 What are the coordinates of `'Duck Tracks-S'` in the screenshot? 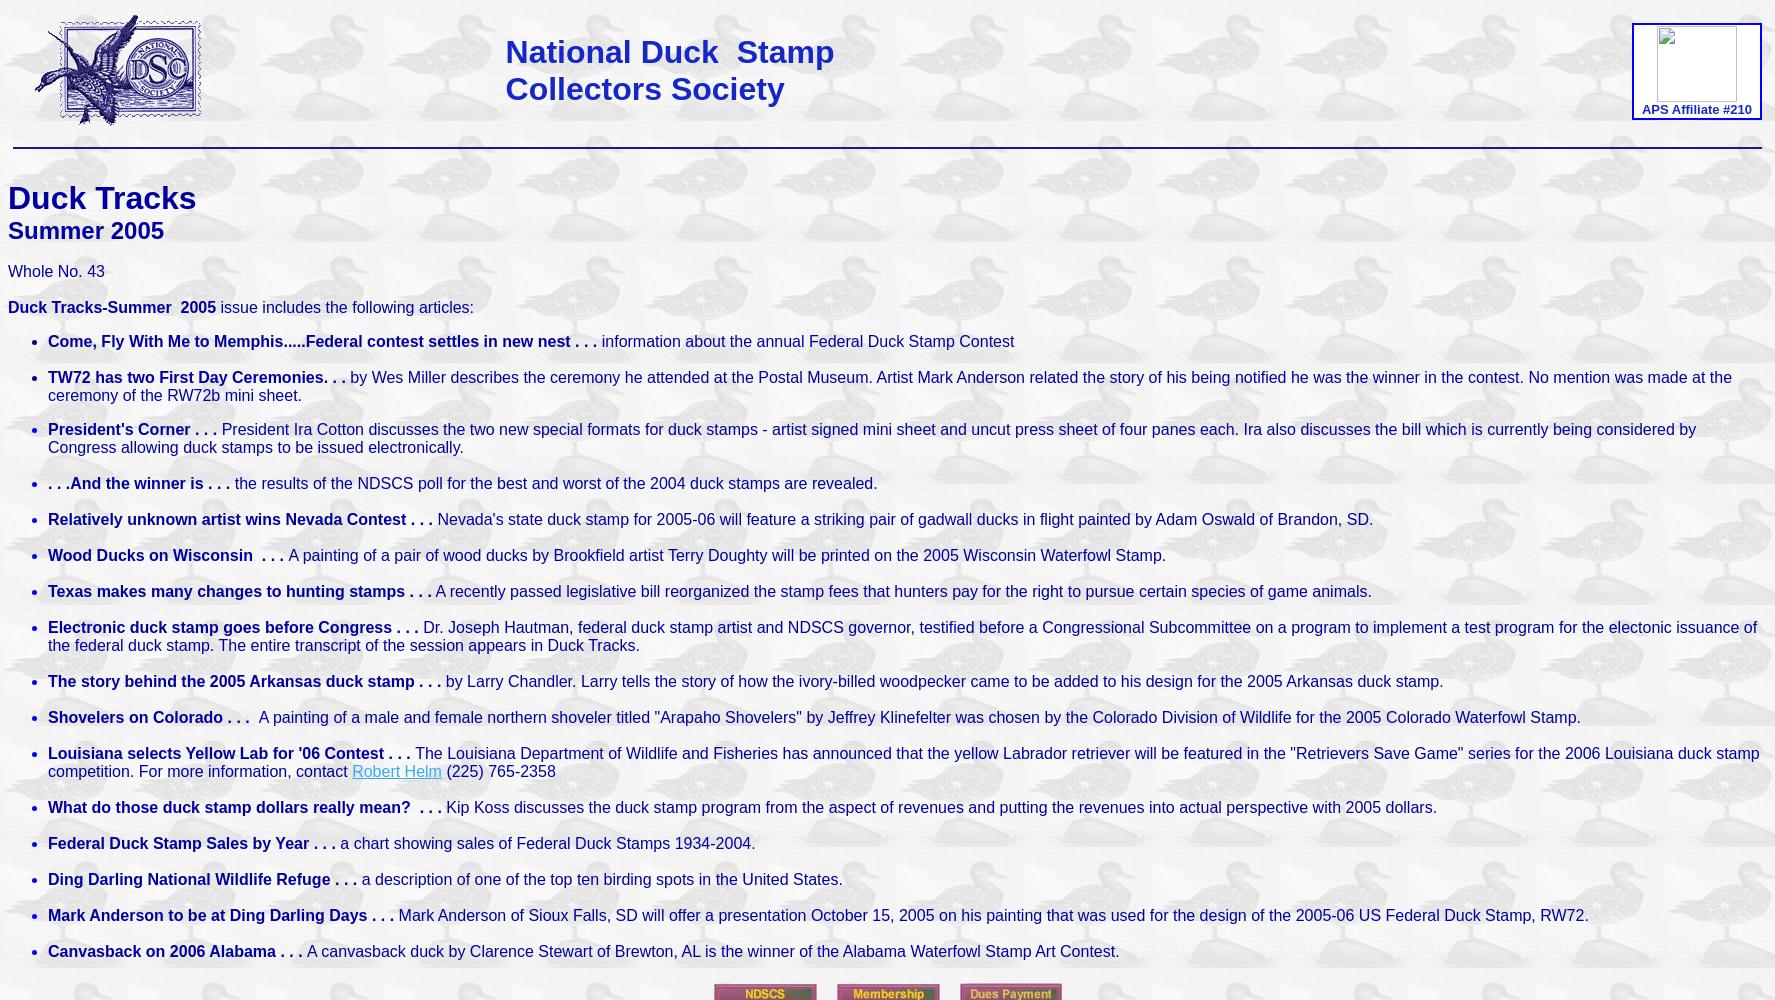 It's located at (62, 307).